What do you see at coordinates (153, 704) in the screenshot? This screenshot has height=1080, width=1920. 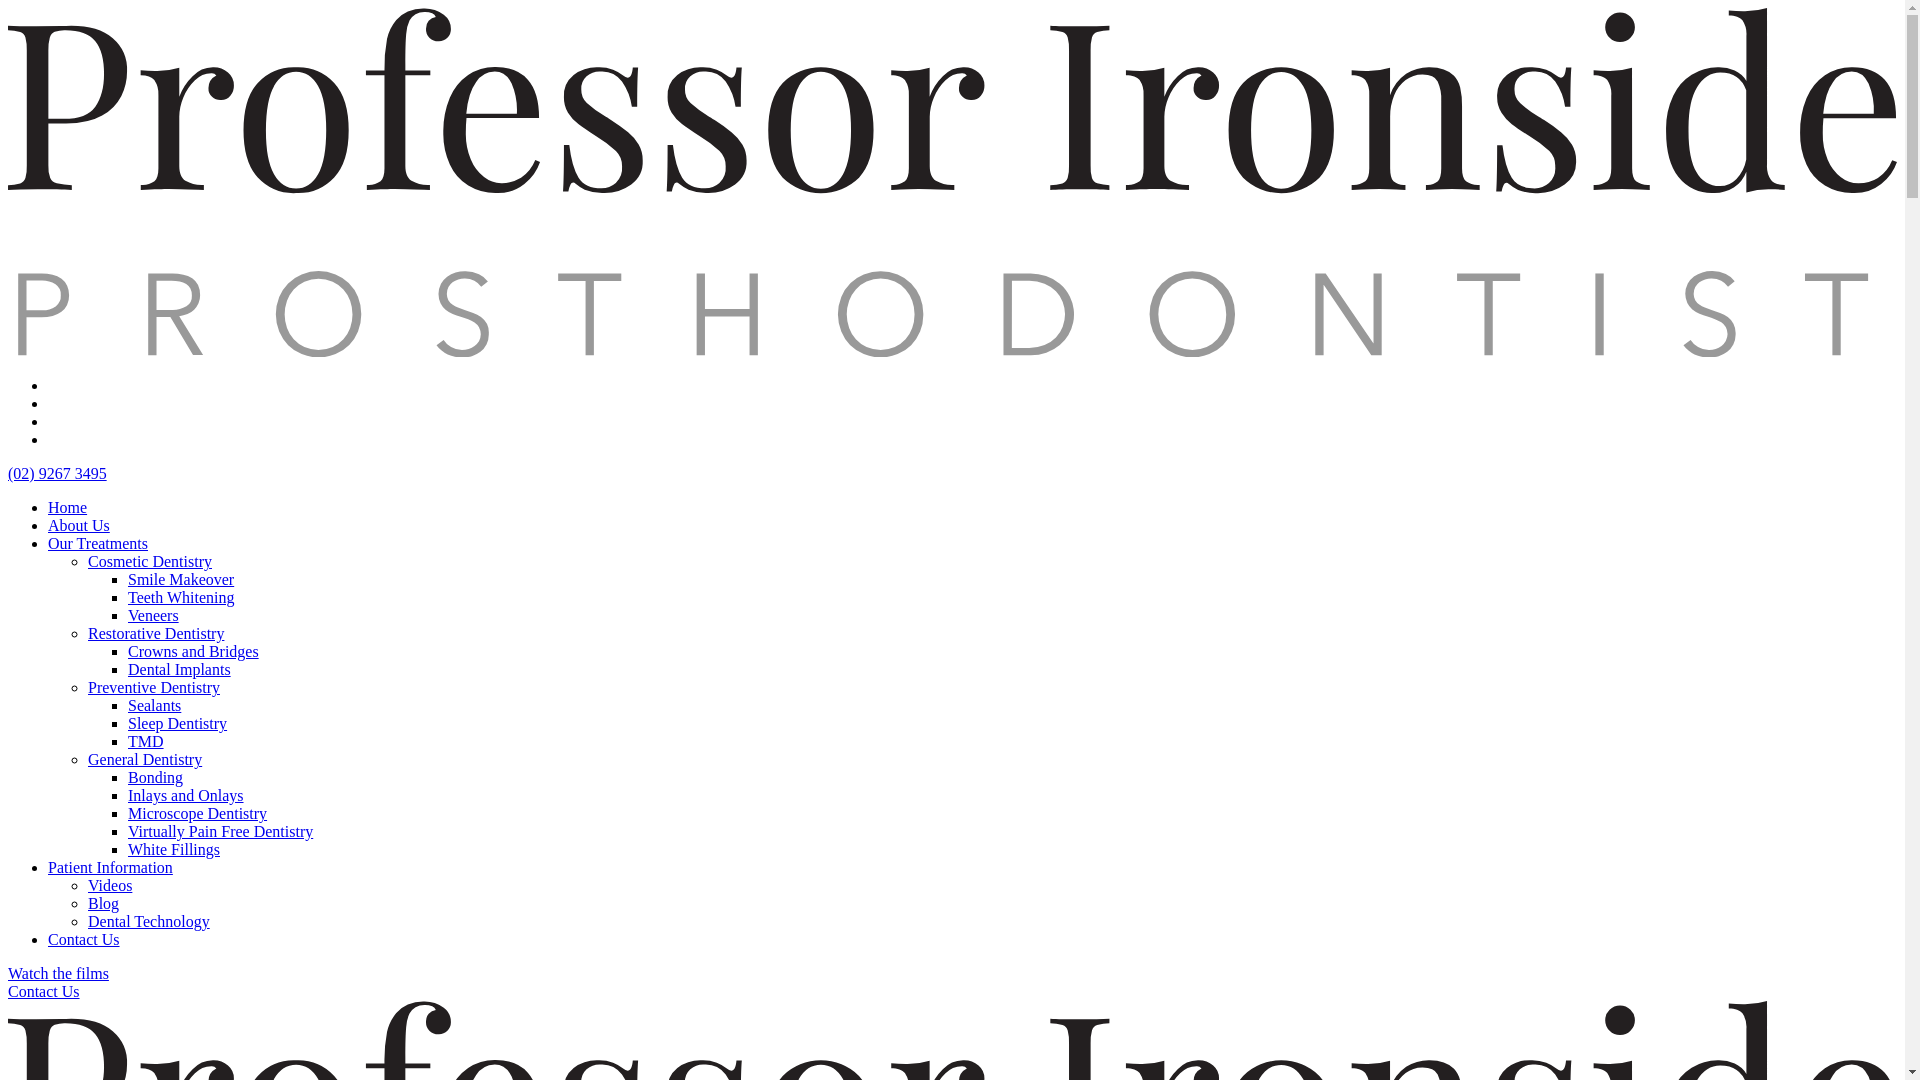 I see `'Sealants'` at bounding box center [153, 704].